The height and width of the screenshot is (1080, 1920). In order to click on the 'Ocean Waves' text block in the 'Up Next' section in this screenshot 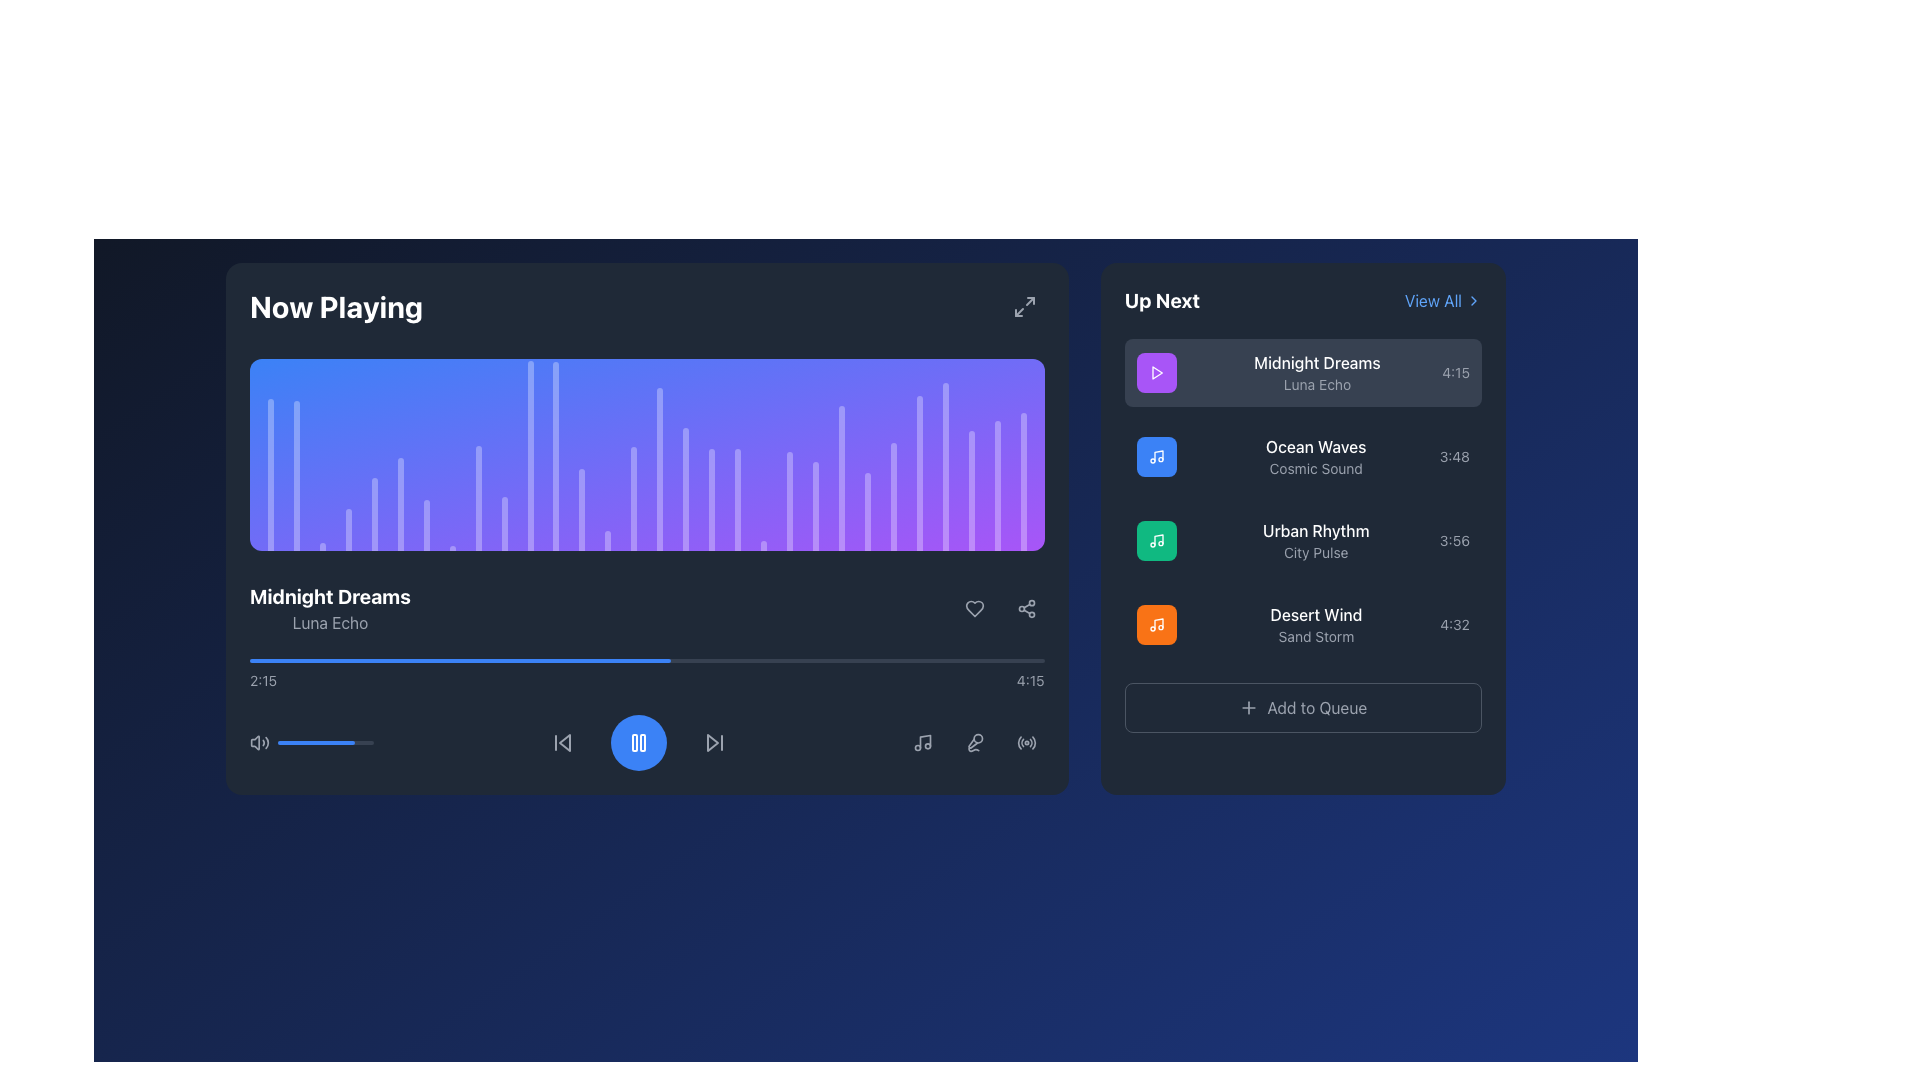, I will do `click(1315, 456)`.